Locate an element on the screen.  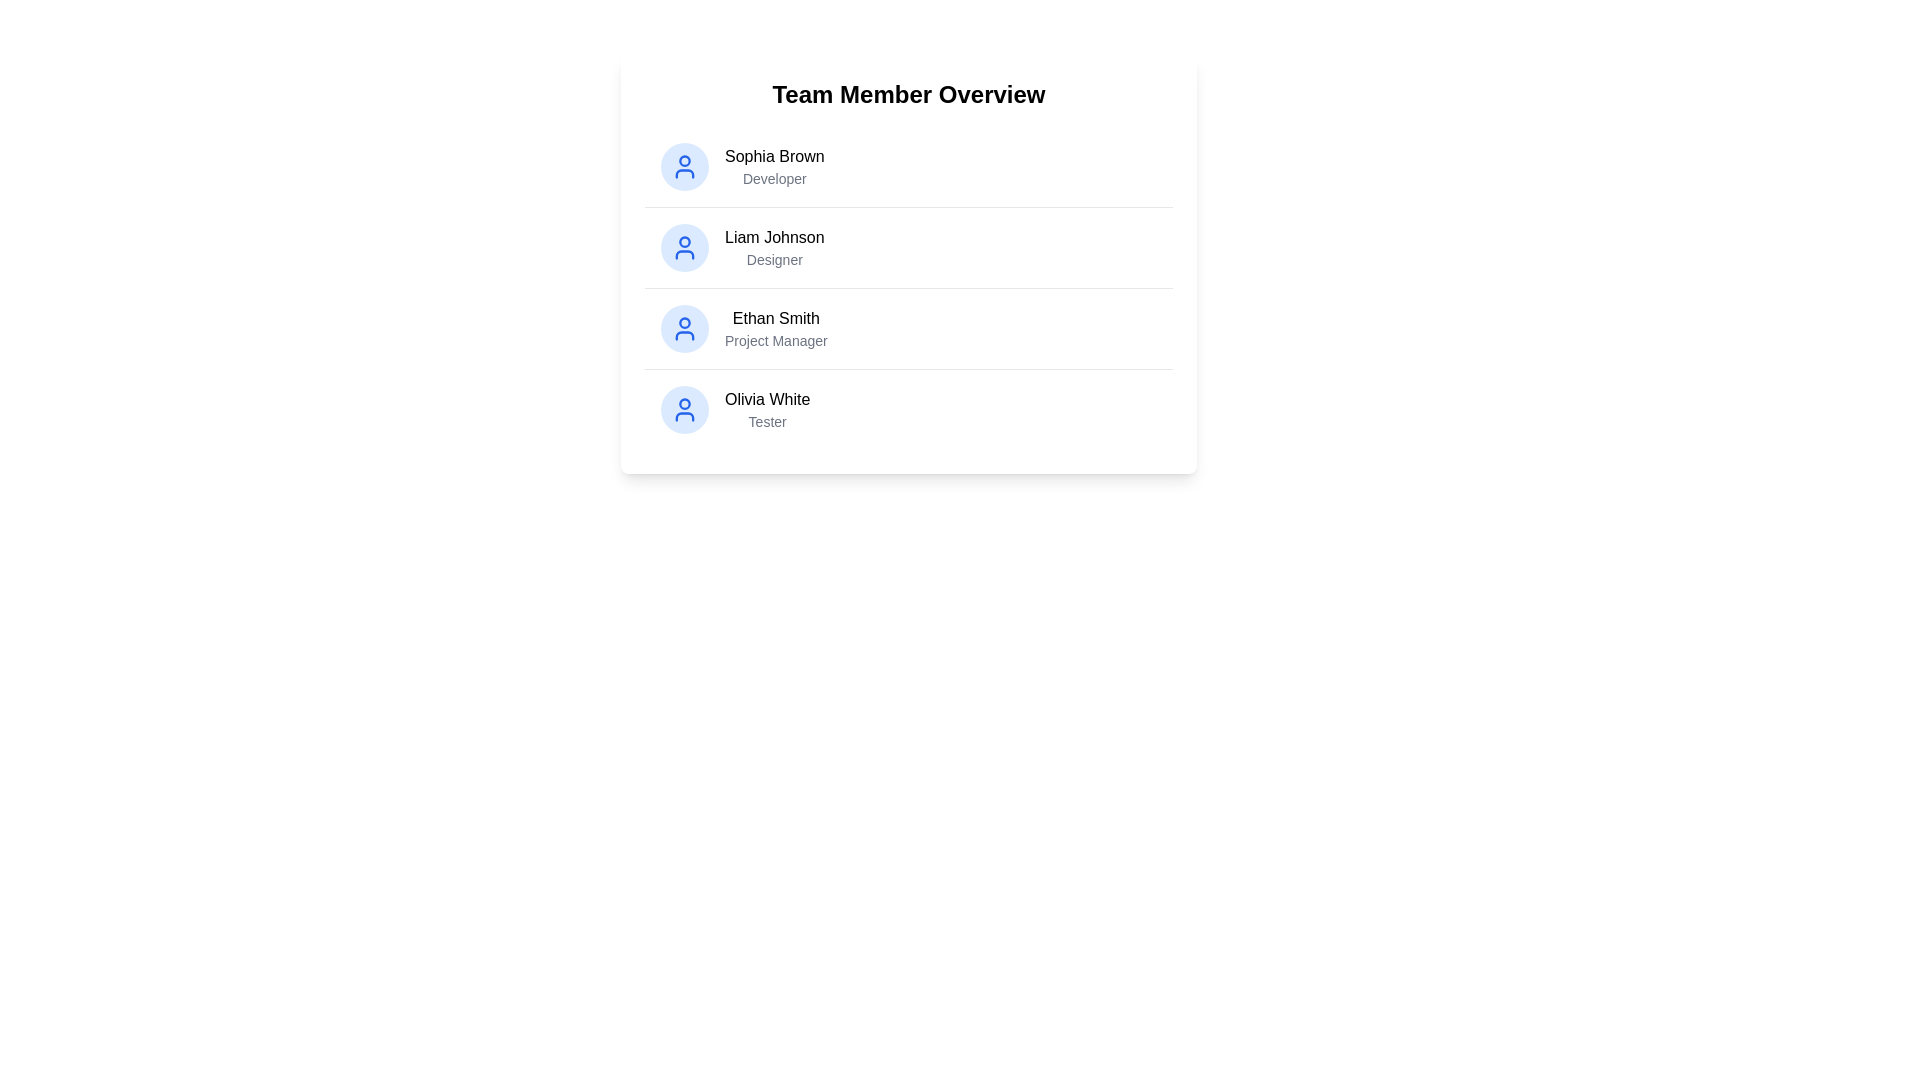
the static text label for the individual, Sophia Brown, which is located at the top of the first item in the team members list is located at coordinates (773, 156).